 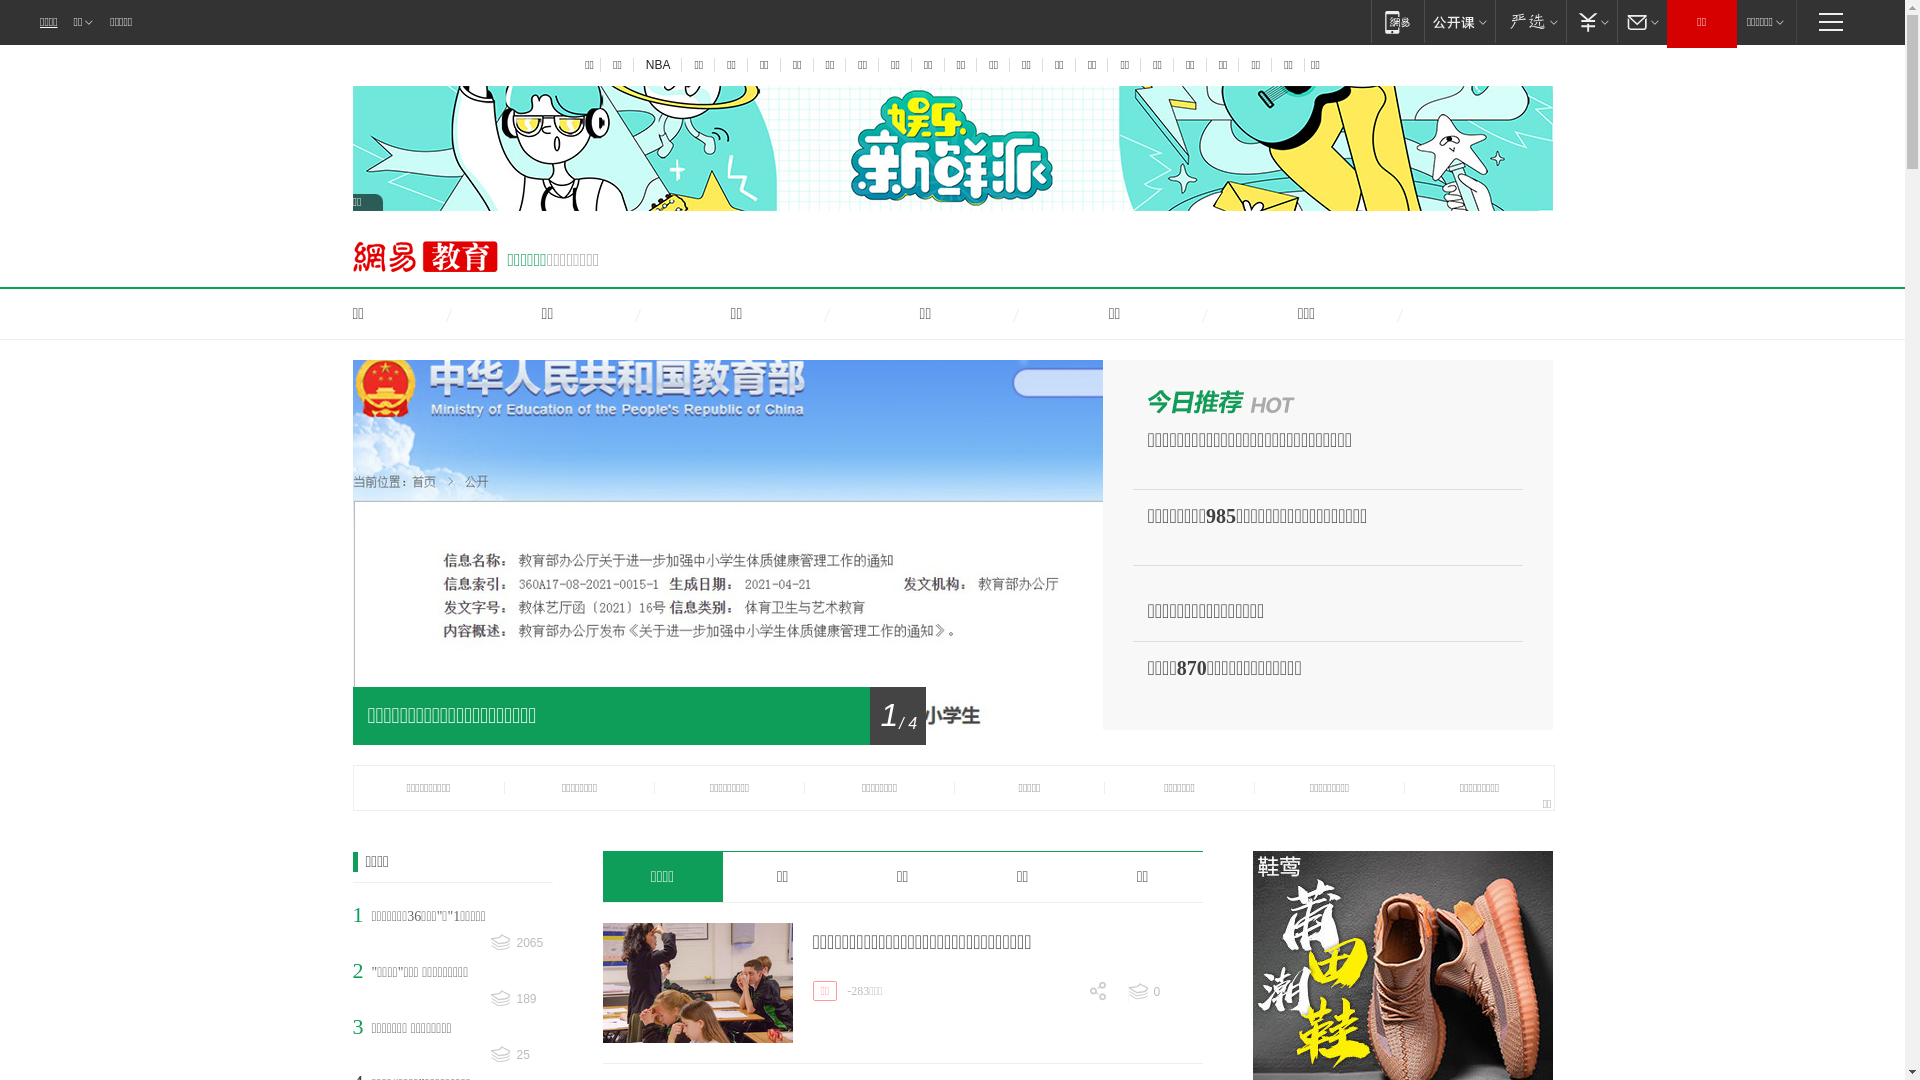 I want to click on '189', so click(x=521, y=999).